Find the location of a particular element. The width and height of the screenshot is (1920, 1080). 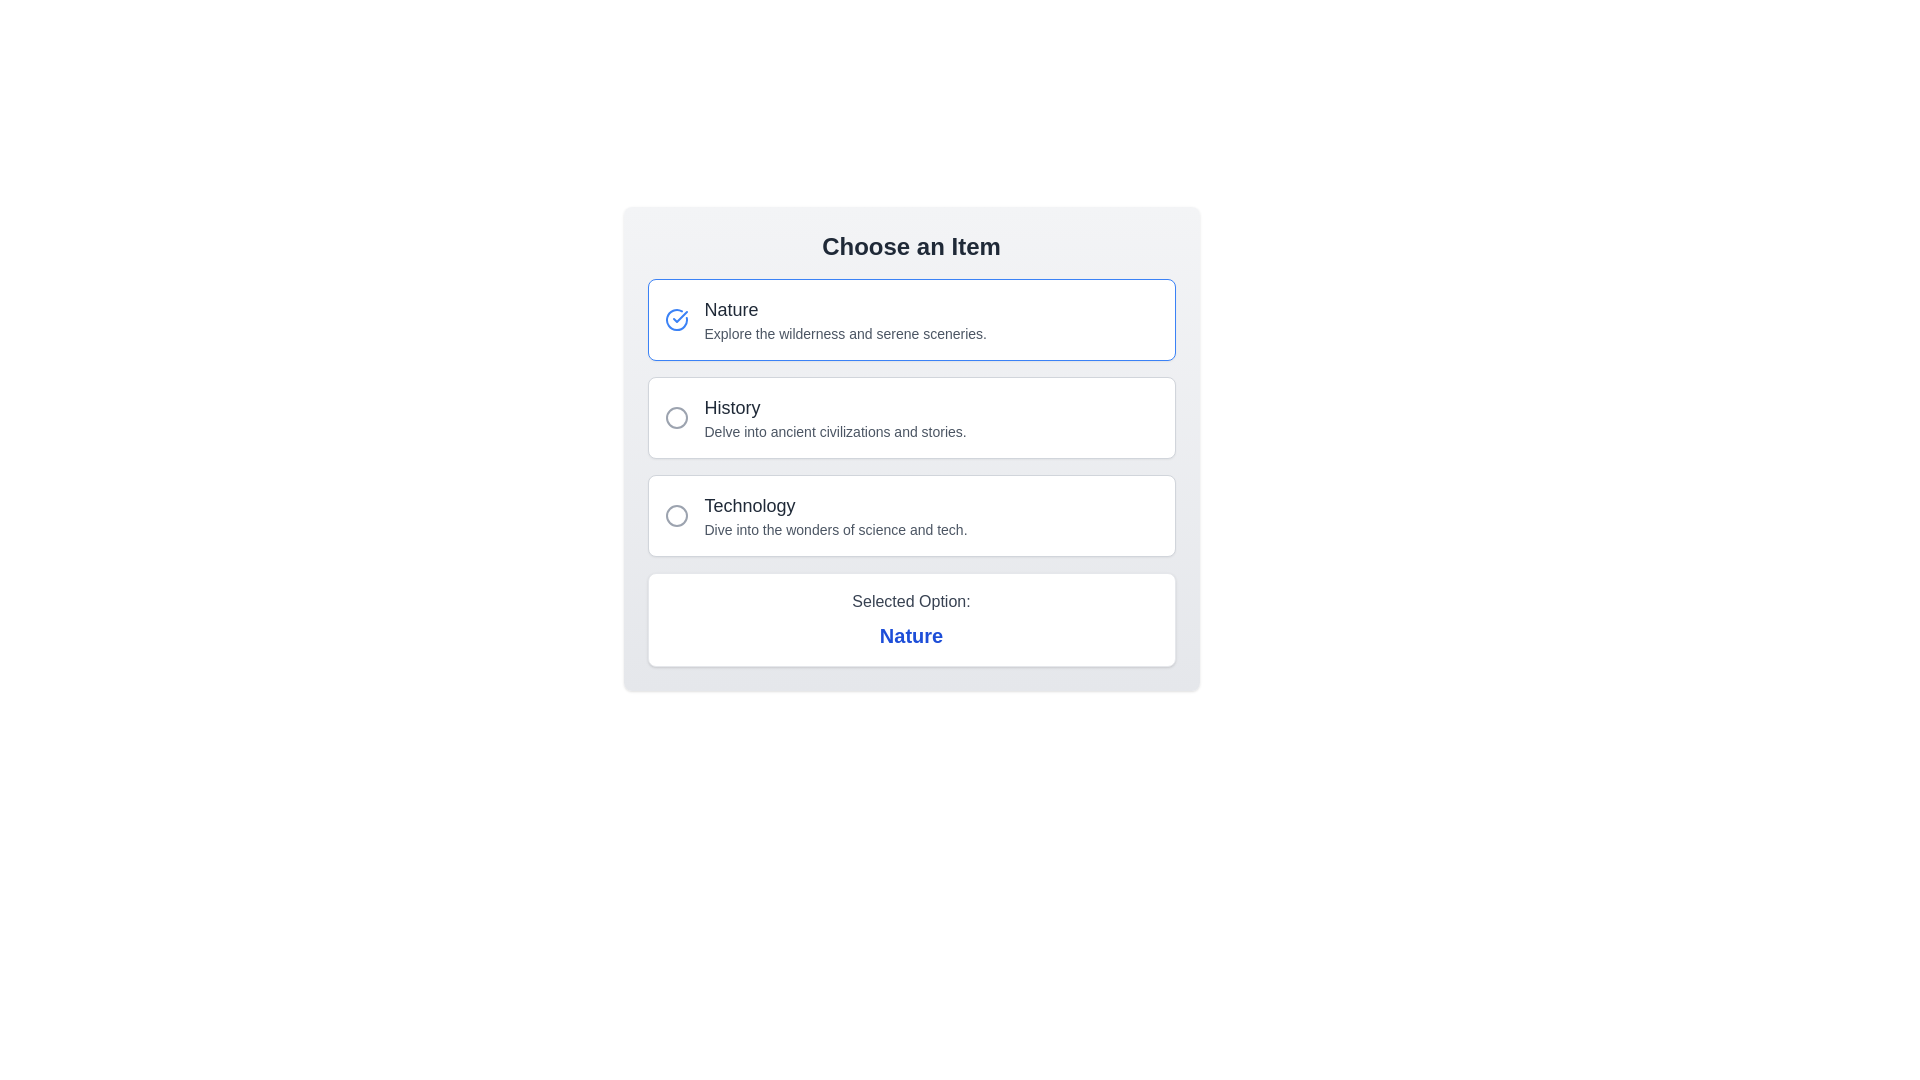

text from the Text block titled 'Nature' which describes 'Explore the wilderness and serene sceneries.' is located at coordinates (845, 319).